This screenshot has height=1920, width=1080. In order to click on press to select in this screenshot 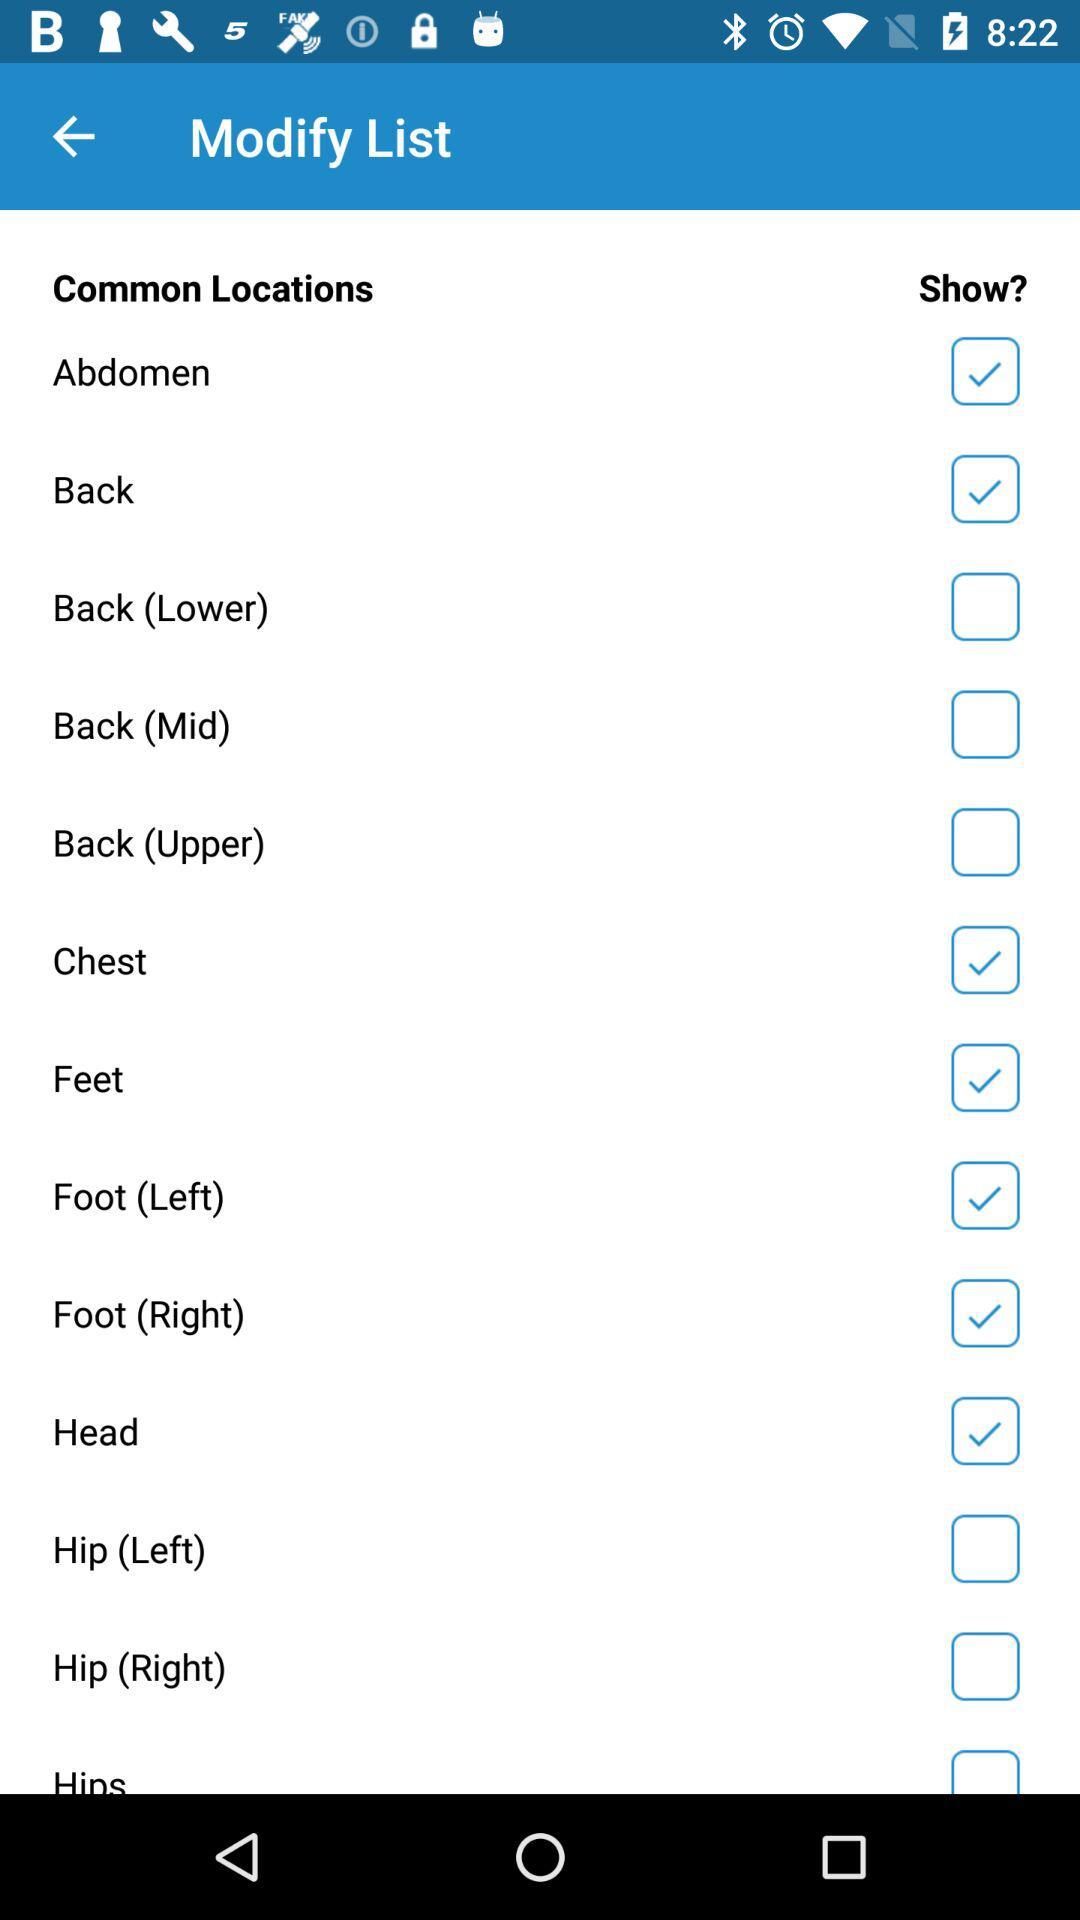, I will do `click(984, 605)`.